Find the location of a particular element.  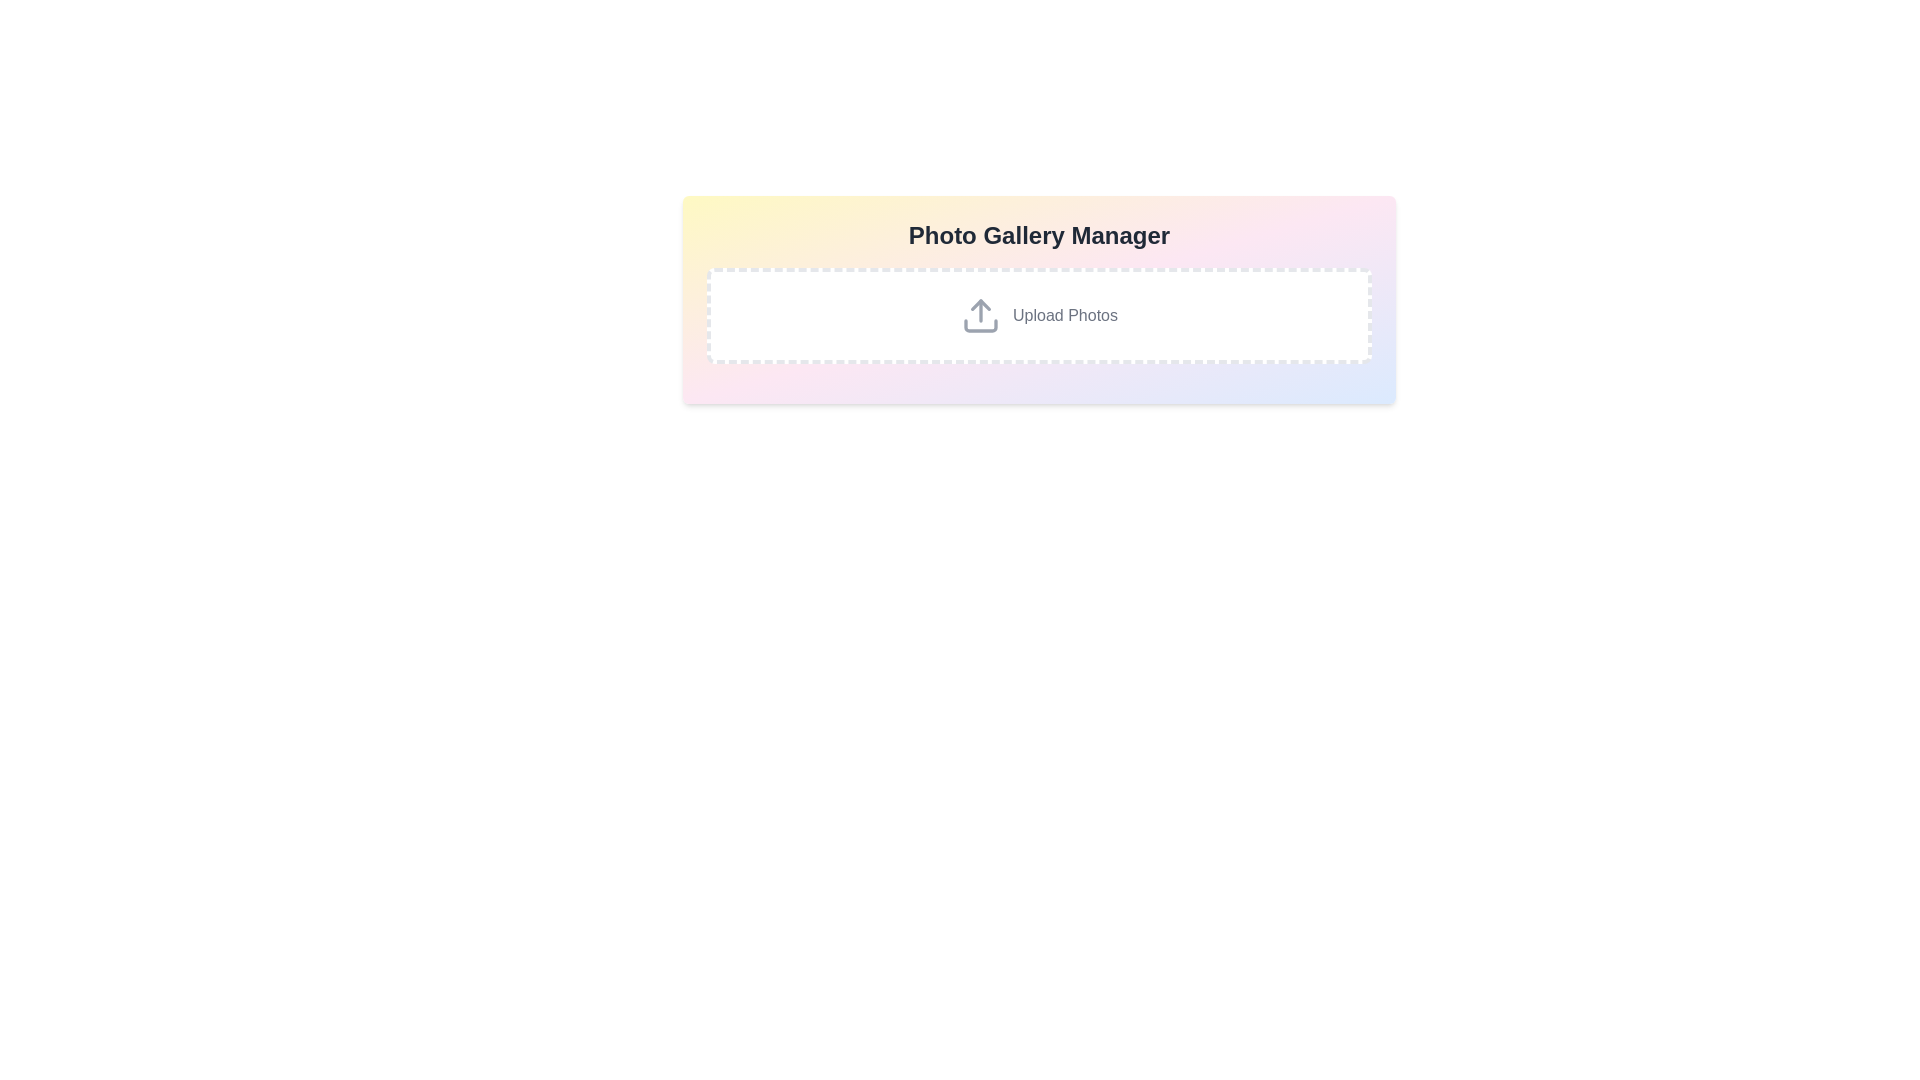

the 'Upload Photos' button, which is visually centered within a dashed-bordered box and features an upload icon above the text is located at coordinates (1039, 315).